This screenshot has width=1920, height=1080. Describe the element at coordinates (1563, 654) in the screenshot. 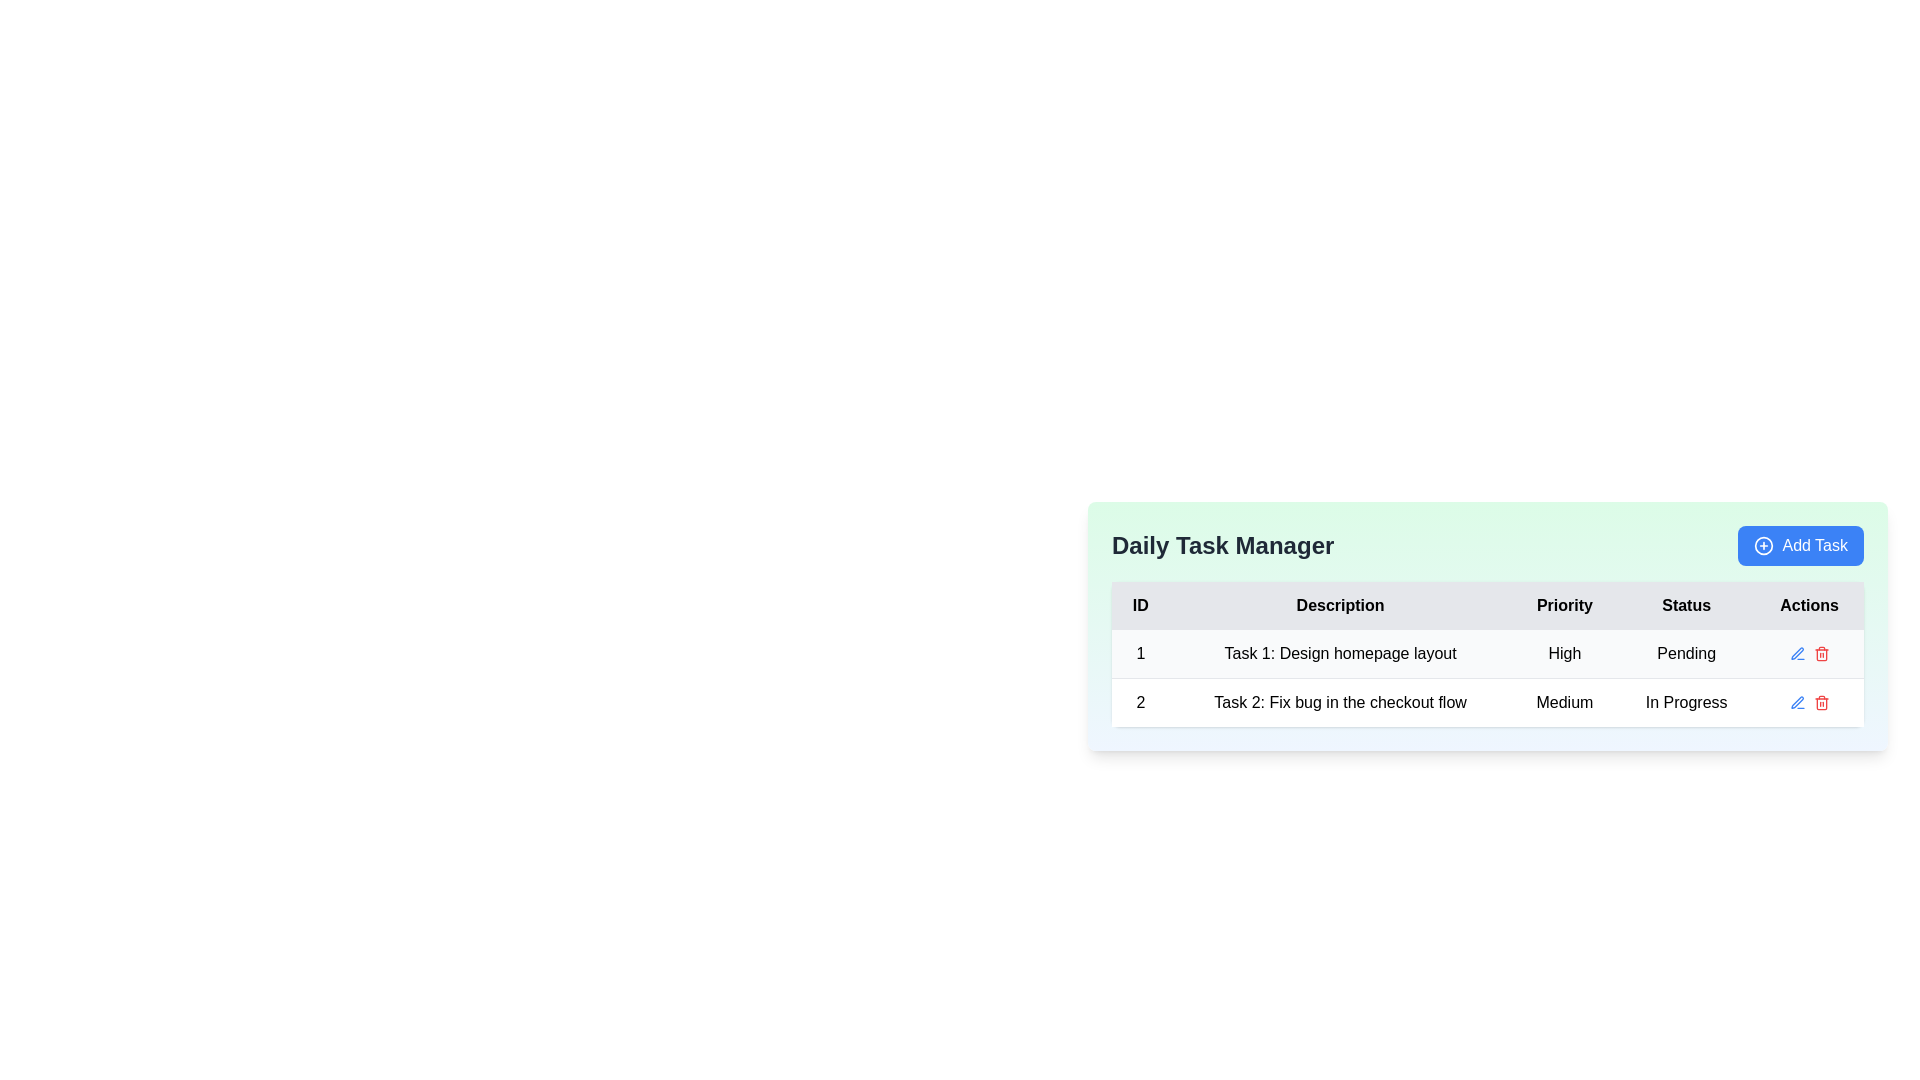

I see `the text label displaying 'High' in black on a white background, located in the third column of the first row under the 'Priority' header in the 'Daily Task Manager' table` at that location.